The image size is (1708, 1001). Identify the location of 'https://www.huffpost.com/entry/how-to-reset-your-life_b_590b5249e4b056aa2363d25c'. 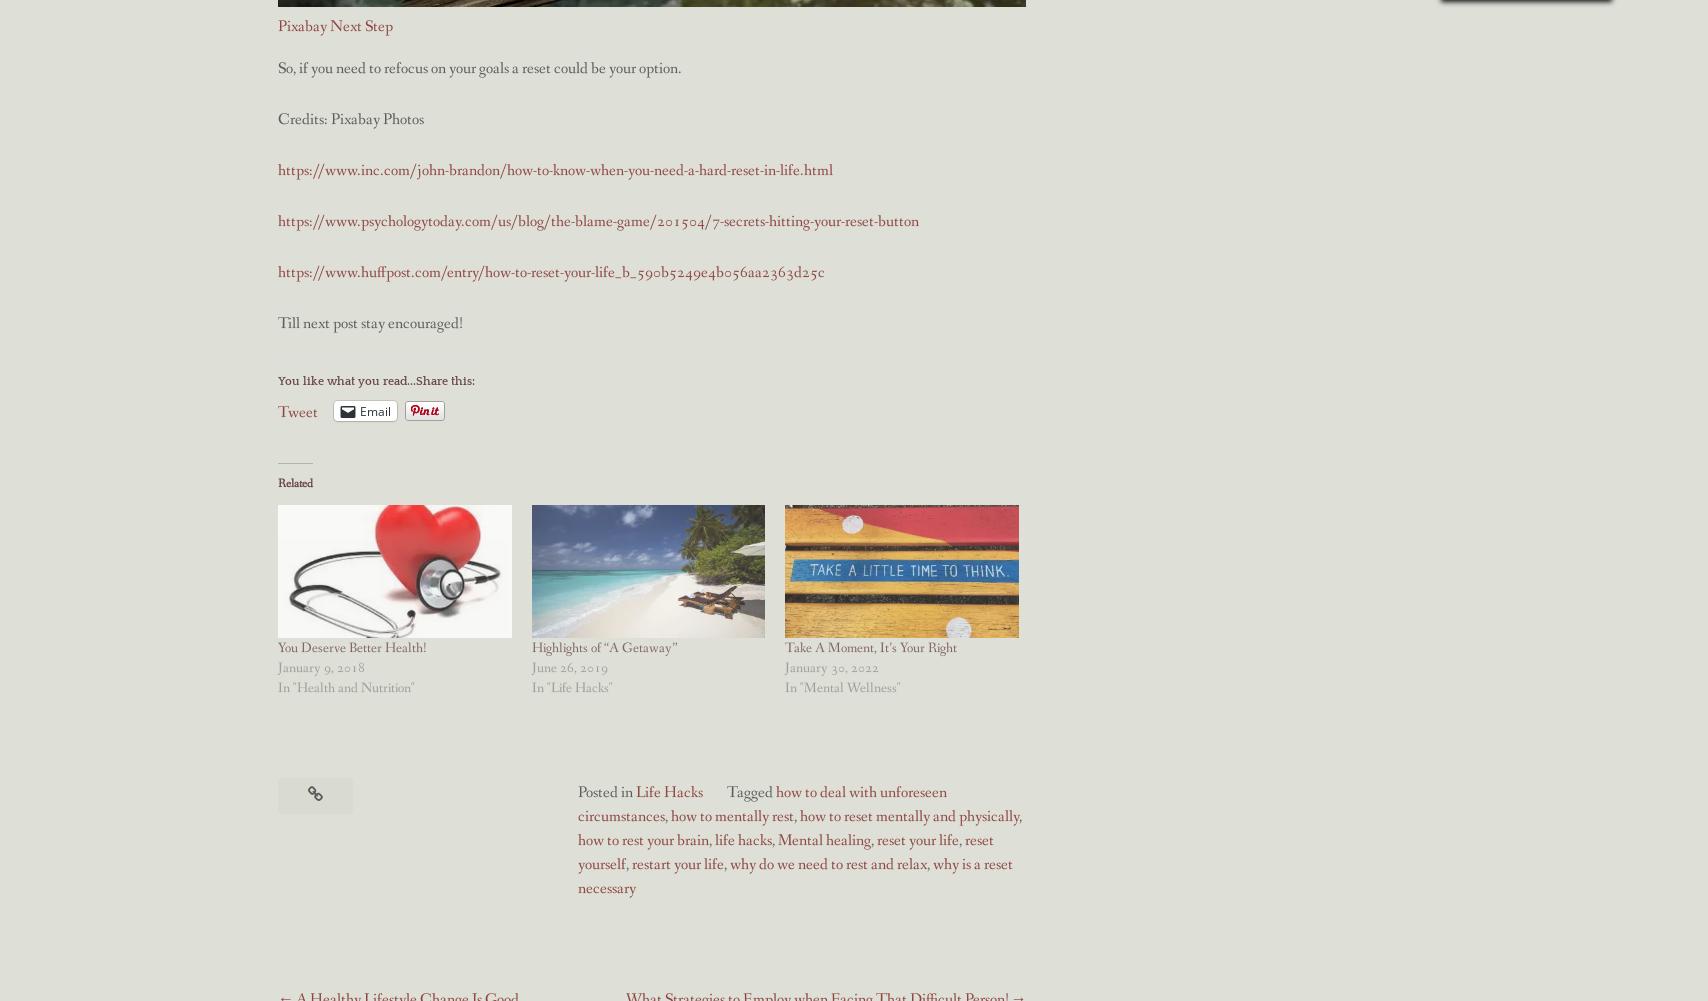
(551, 271).